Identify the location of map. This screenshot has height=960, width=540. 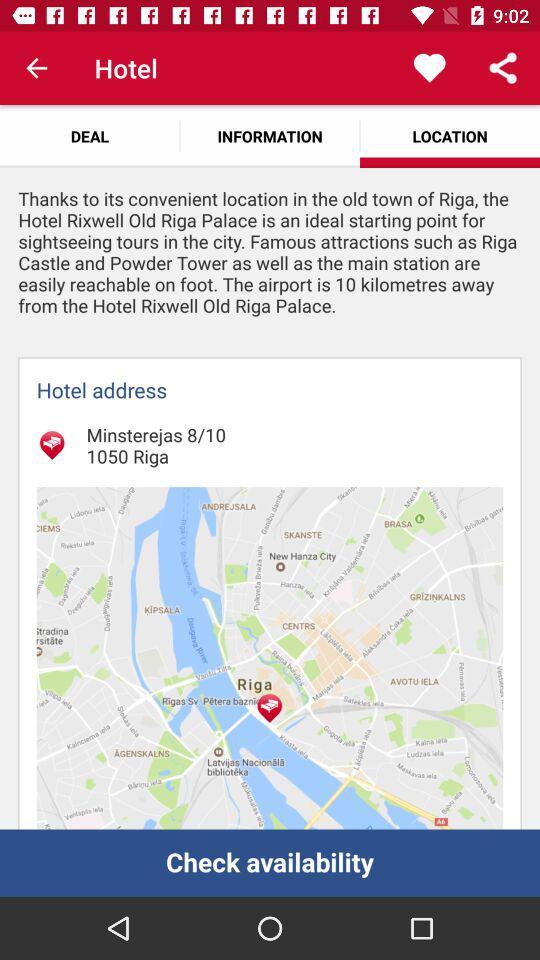
(270, 657).